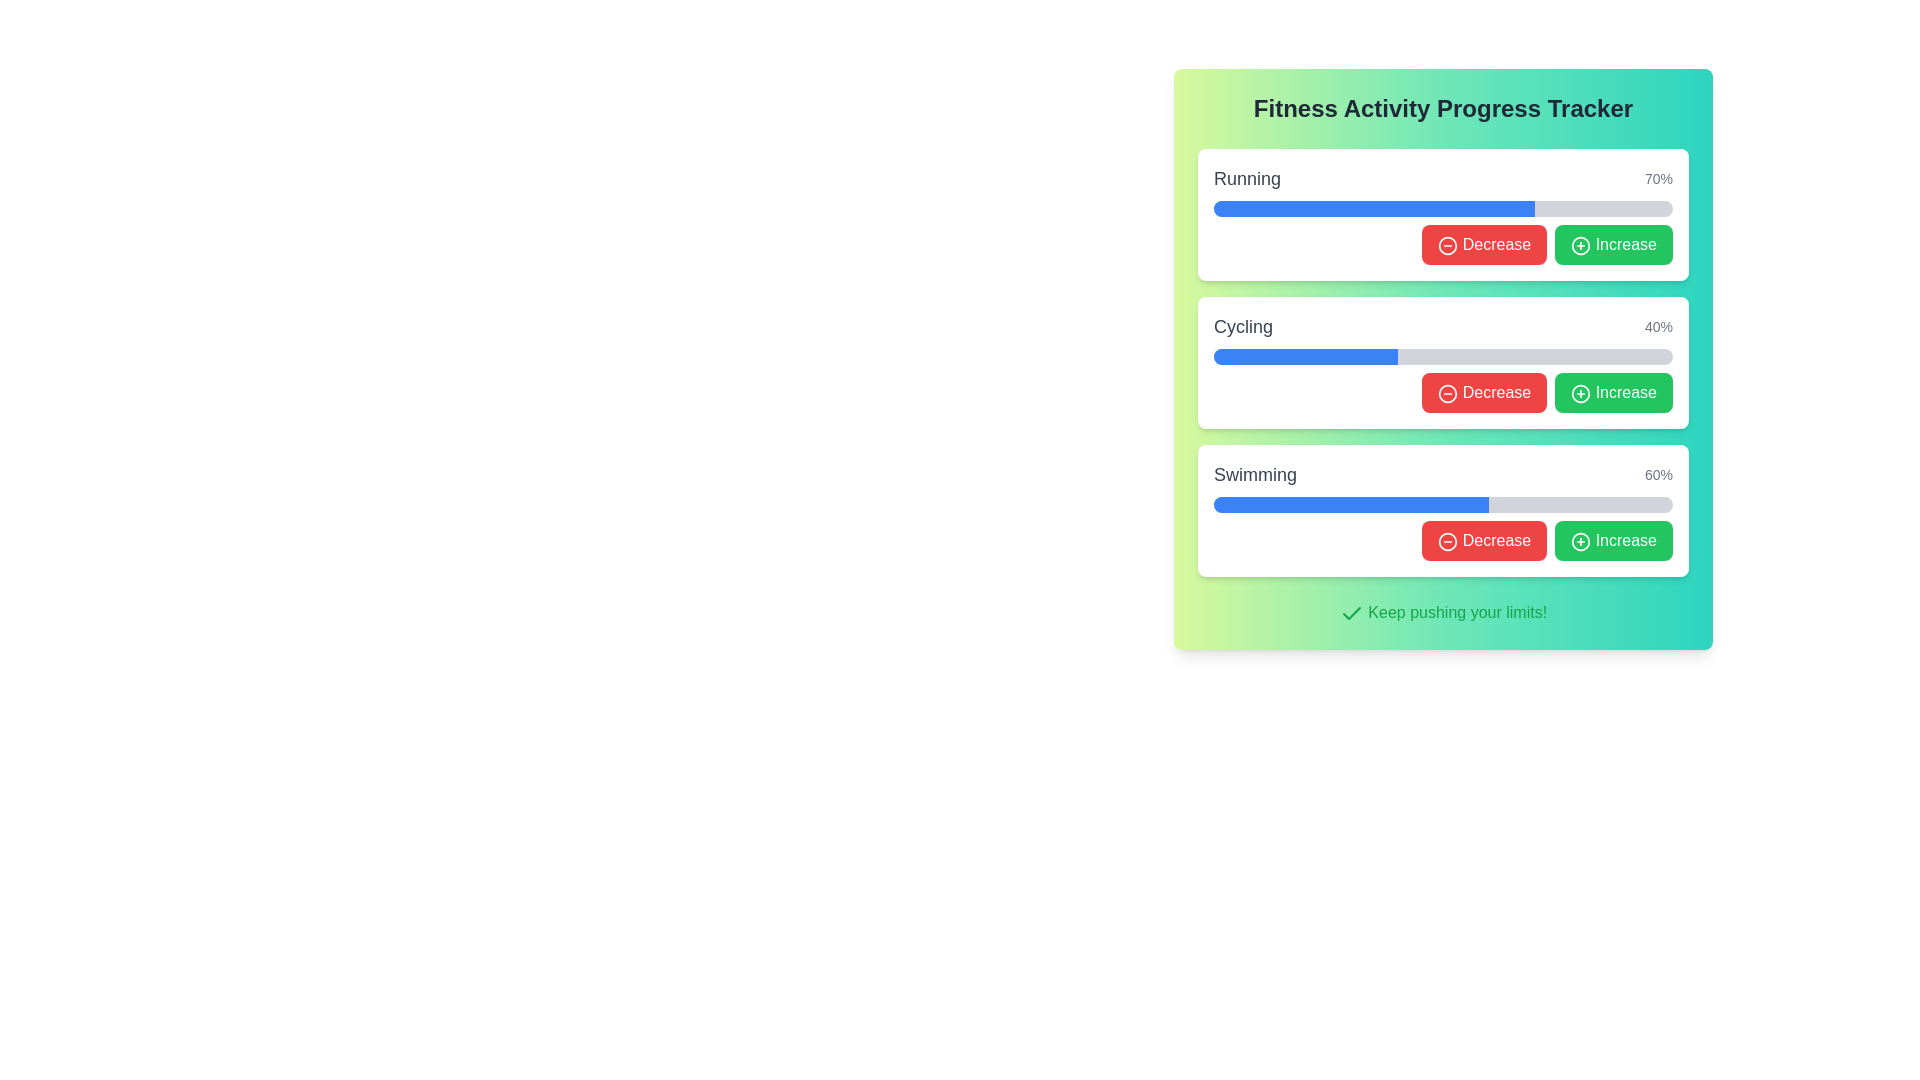 This screenshot has height=1080, width=1920. What do you see at coordinates (1305, 356) in the screenshot?
I see `the progress bar representing 40% completion within the 'Cycling' section of the progress trackers` at bounding box center [1305, 356].